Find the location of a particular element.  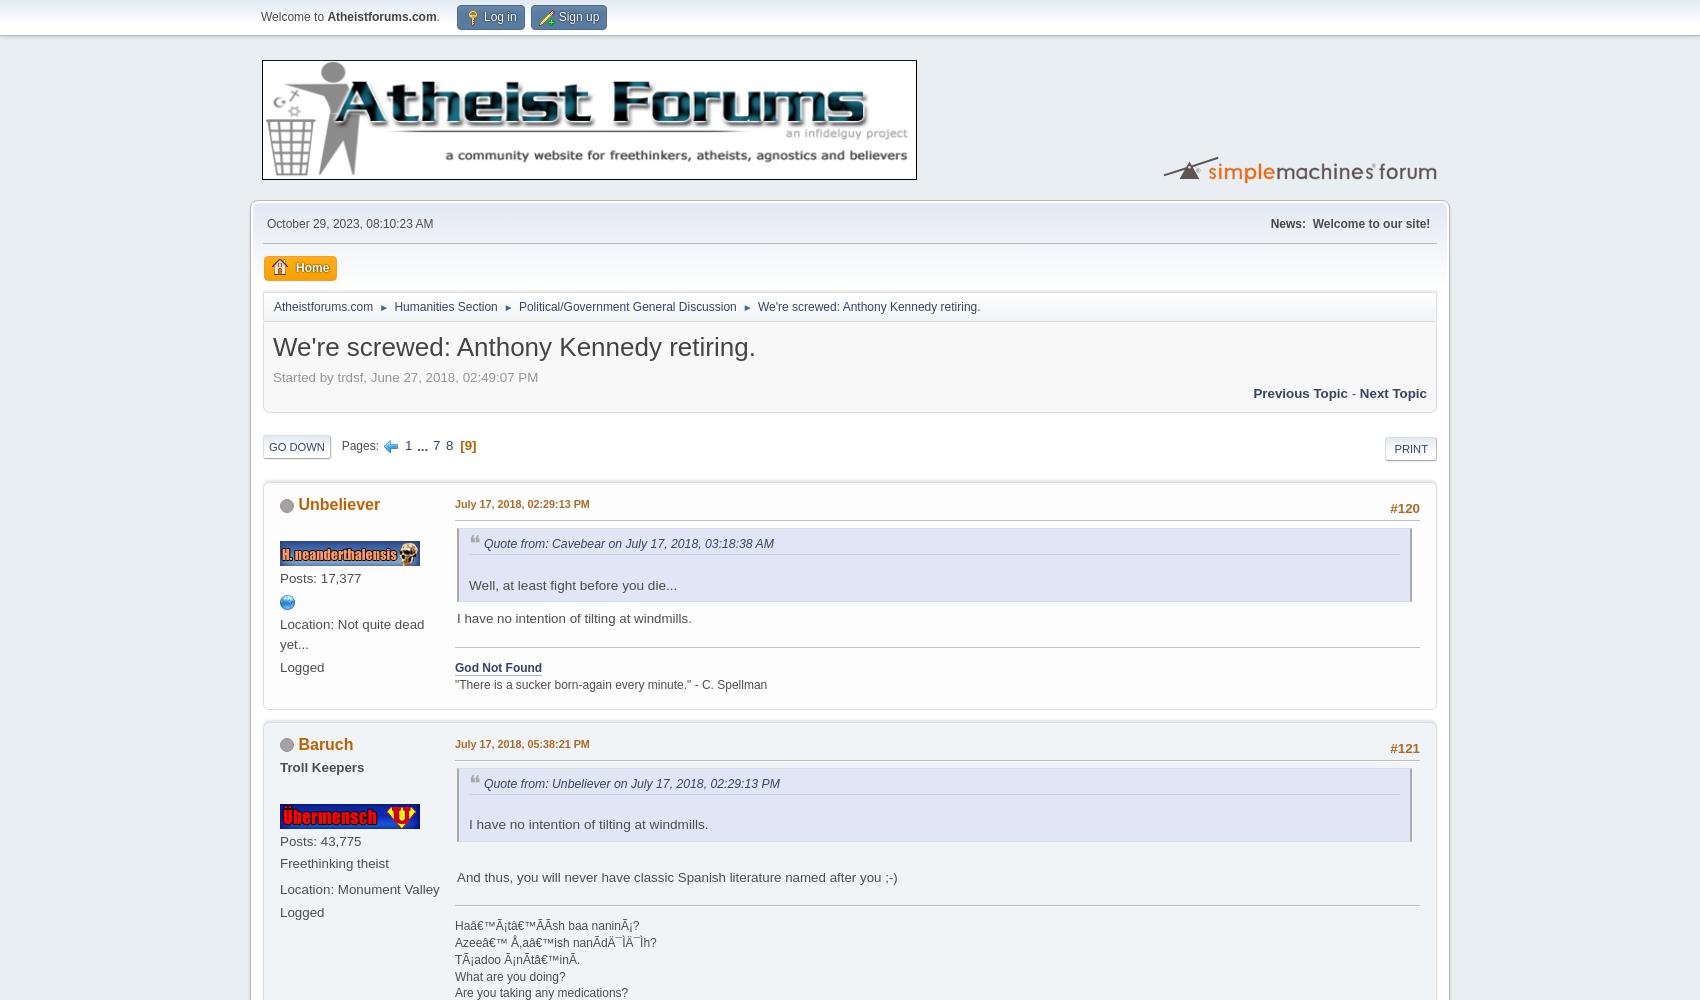

'Posts: 17,377' is located at coordinates (279, 576).